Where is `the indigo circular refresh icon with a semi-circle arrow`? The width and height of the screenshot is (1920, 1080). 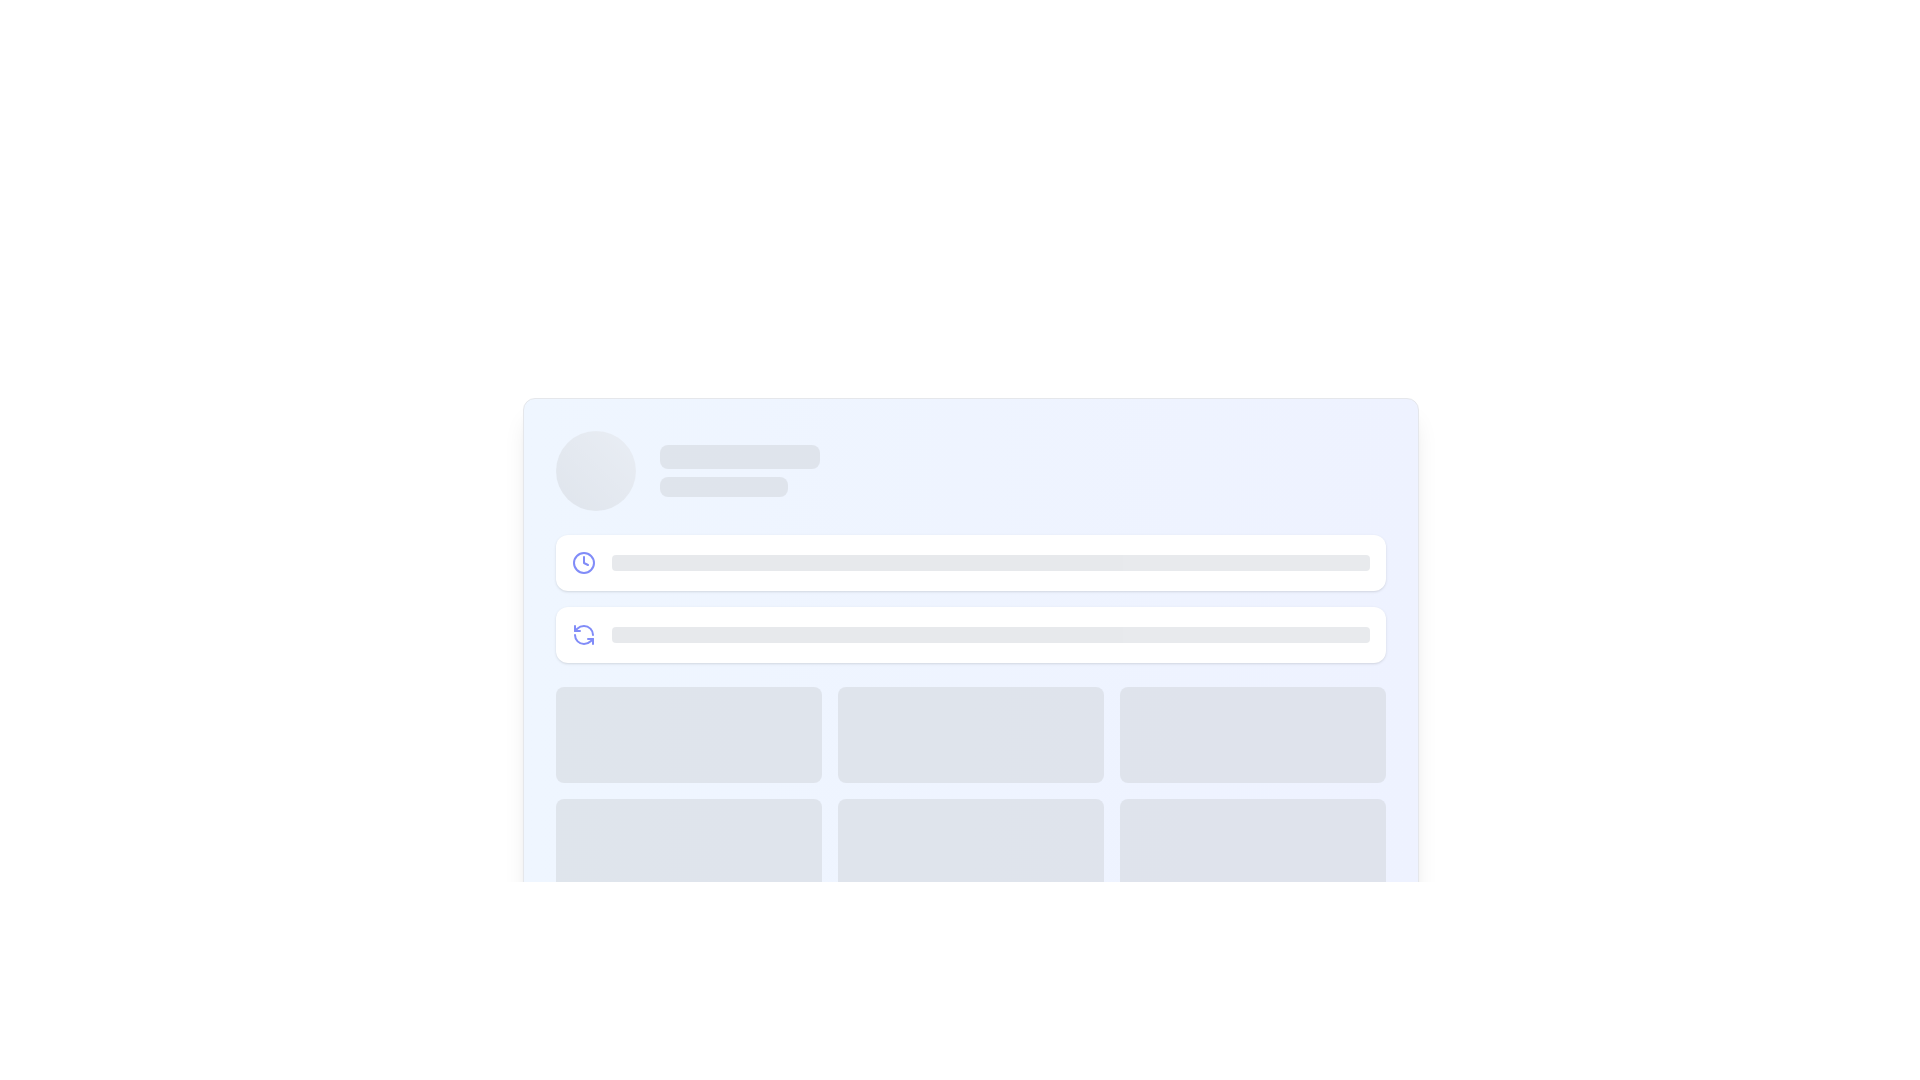 the indigo circular refresh icon with a semi-circle arrow is located at coordinates (582, 635).